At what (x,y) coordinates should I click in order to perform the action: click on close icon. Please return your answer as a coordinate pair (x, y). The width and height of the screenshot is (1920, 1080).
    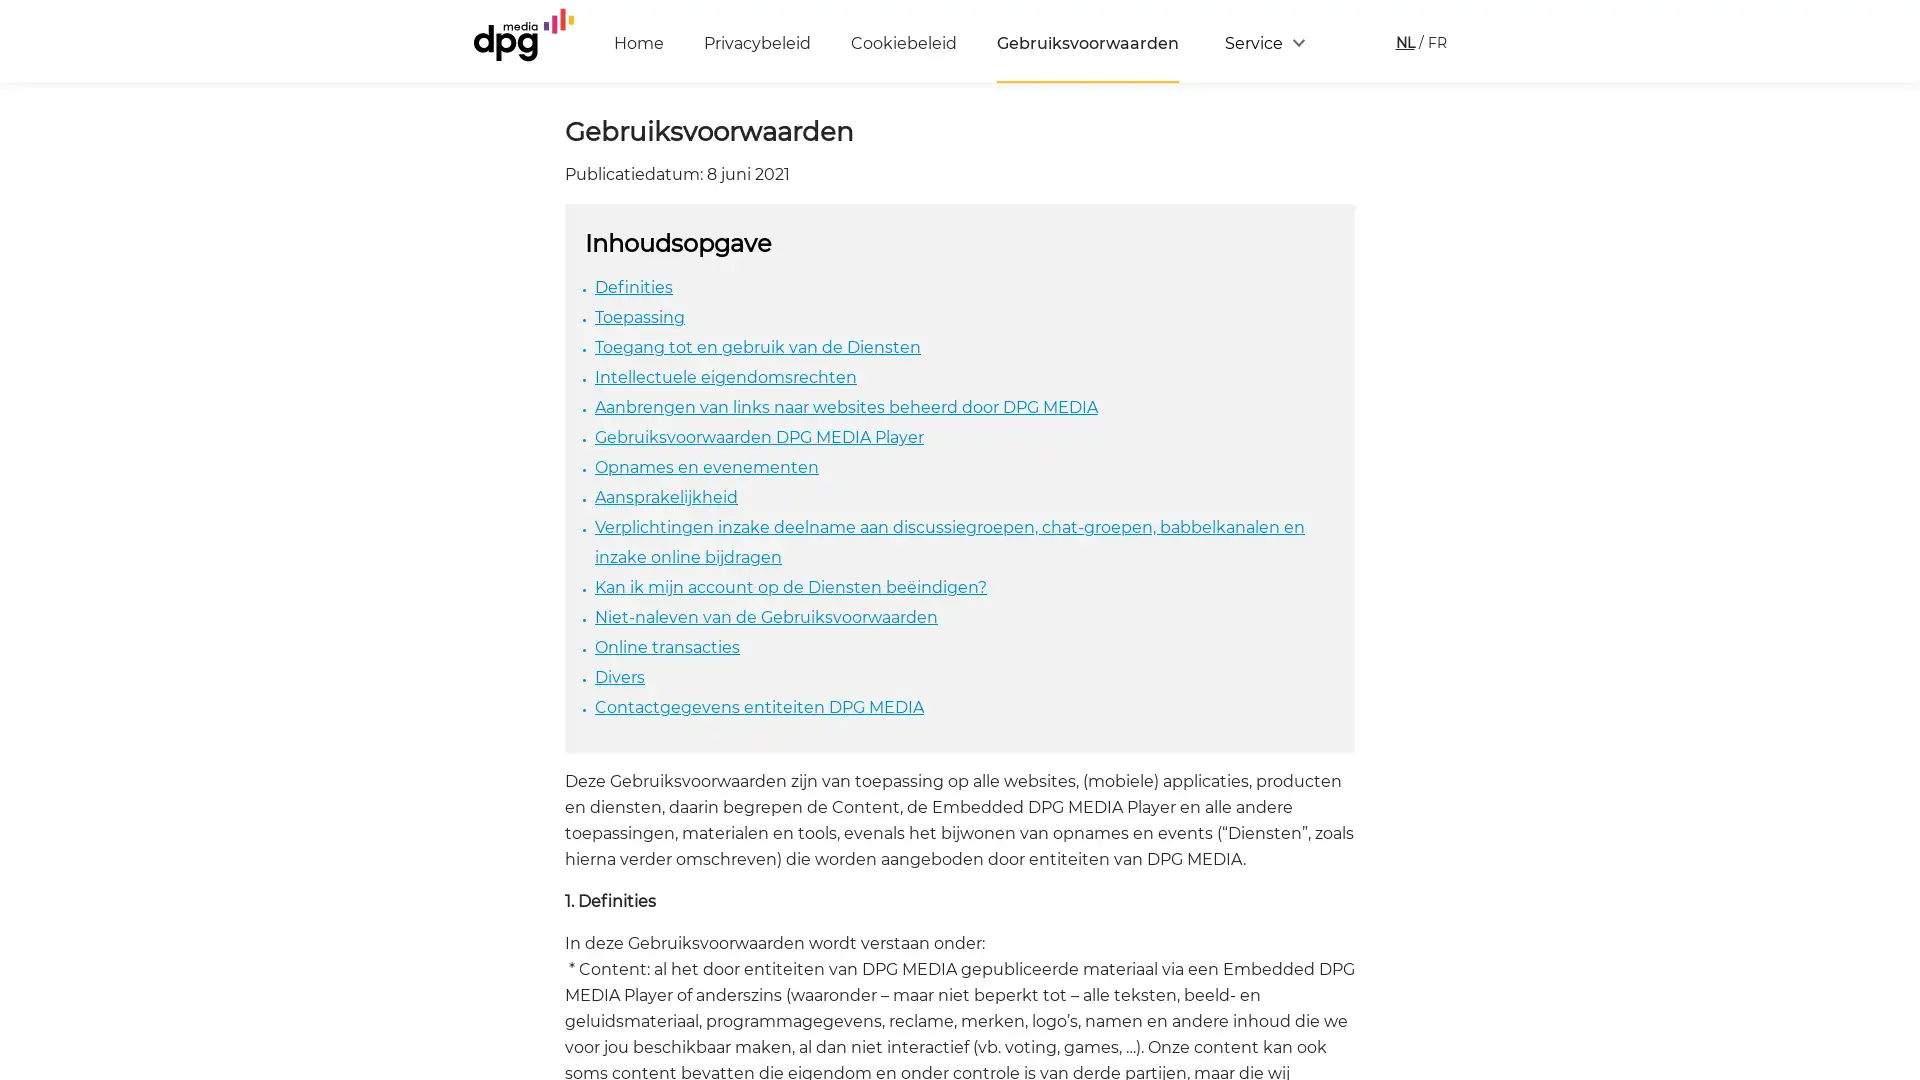
    Looking at the image, I should click on (1894, 784).